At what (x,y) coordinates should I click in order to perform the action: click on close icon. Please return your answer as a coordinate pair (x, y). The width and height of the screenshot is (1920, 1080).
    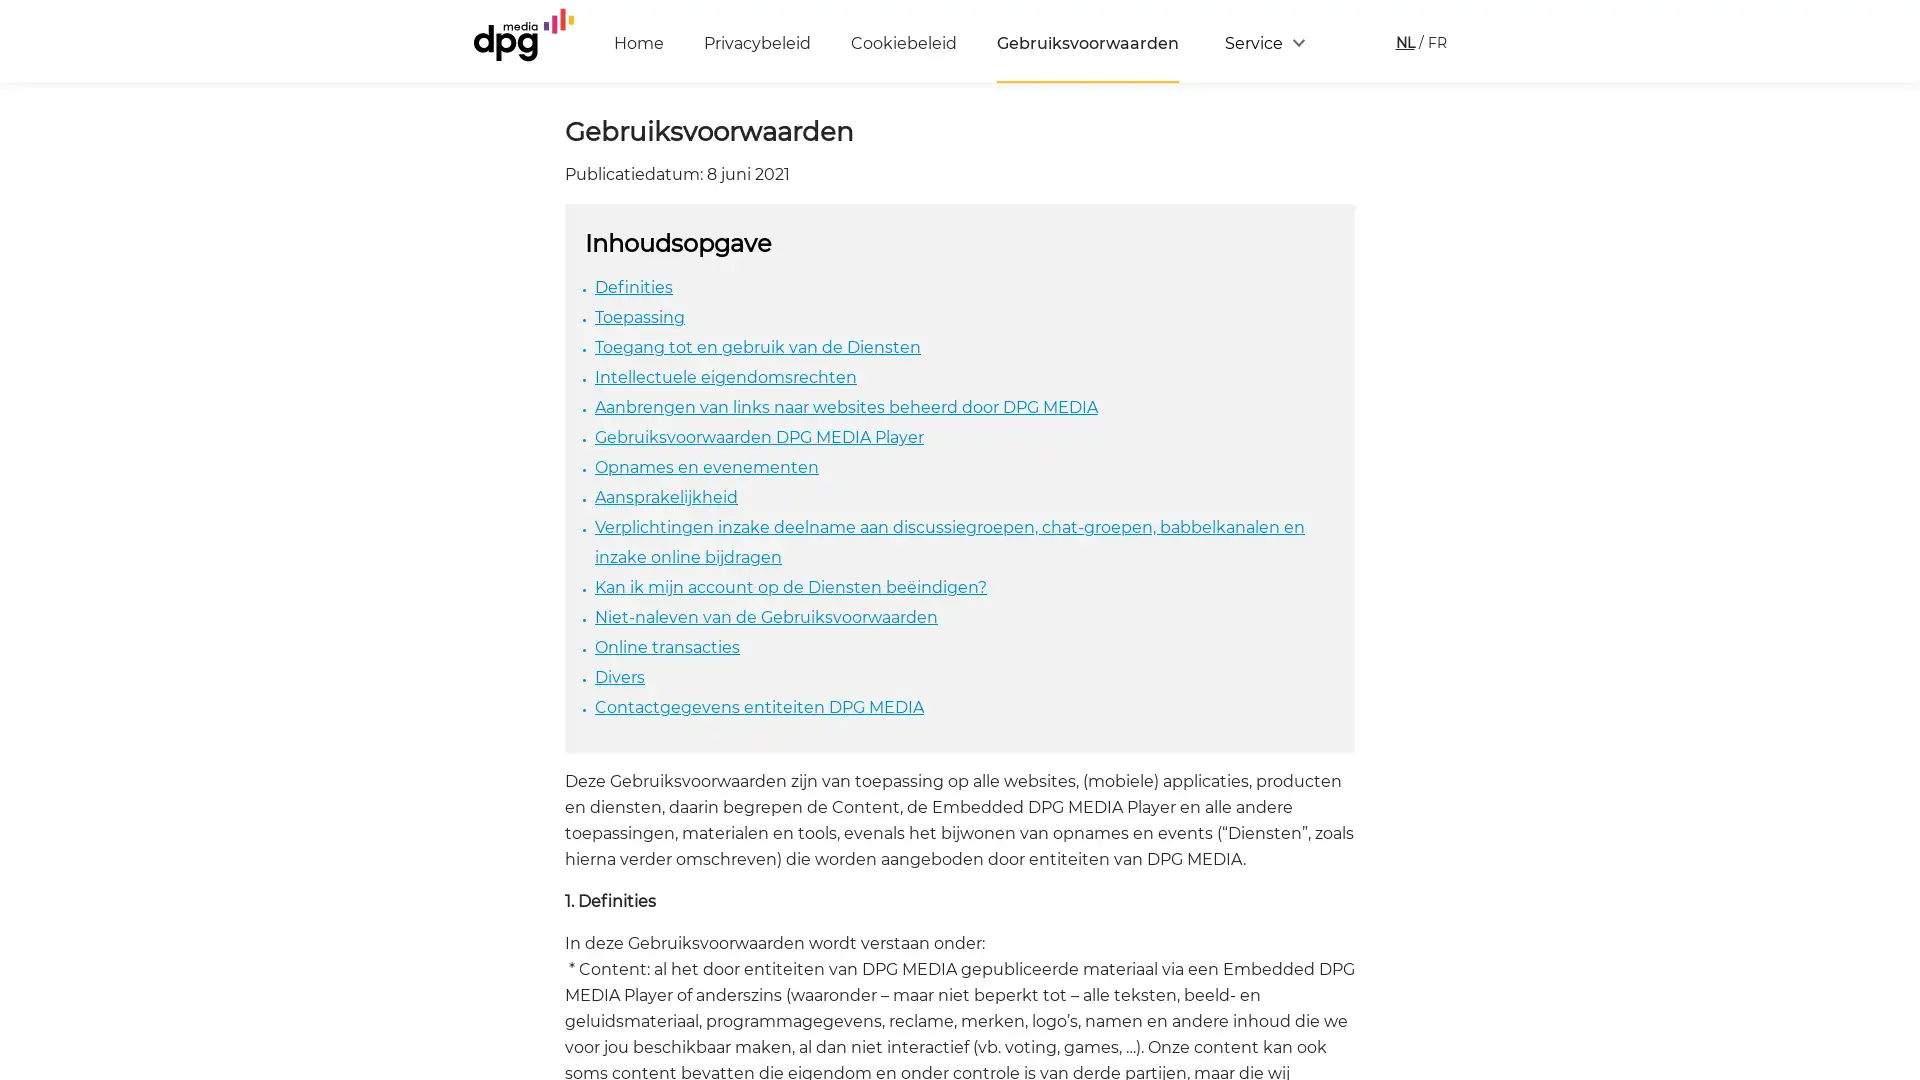
    Looking at the image, I should click on (1894, 784).